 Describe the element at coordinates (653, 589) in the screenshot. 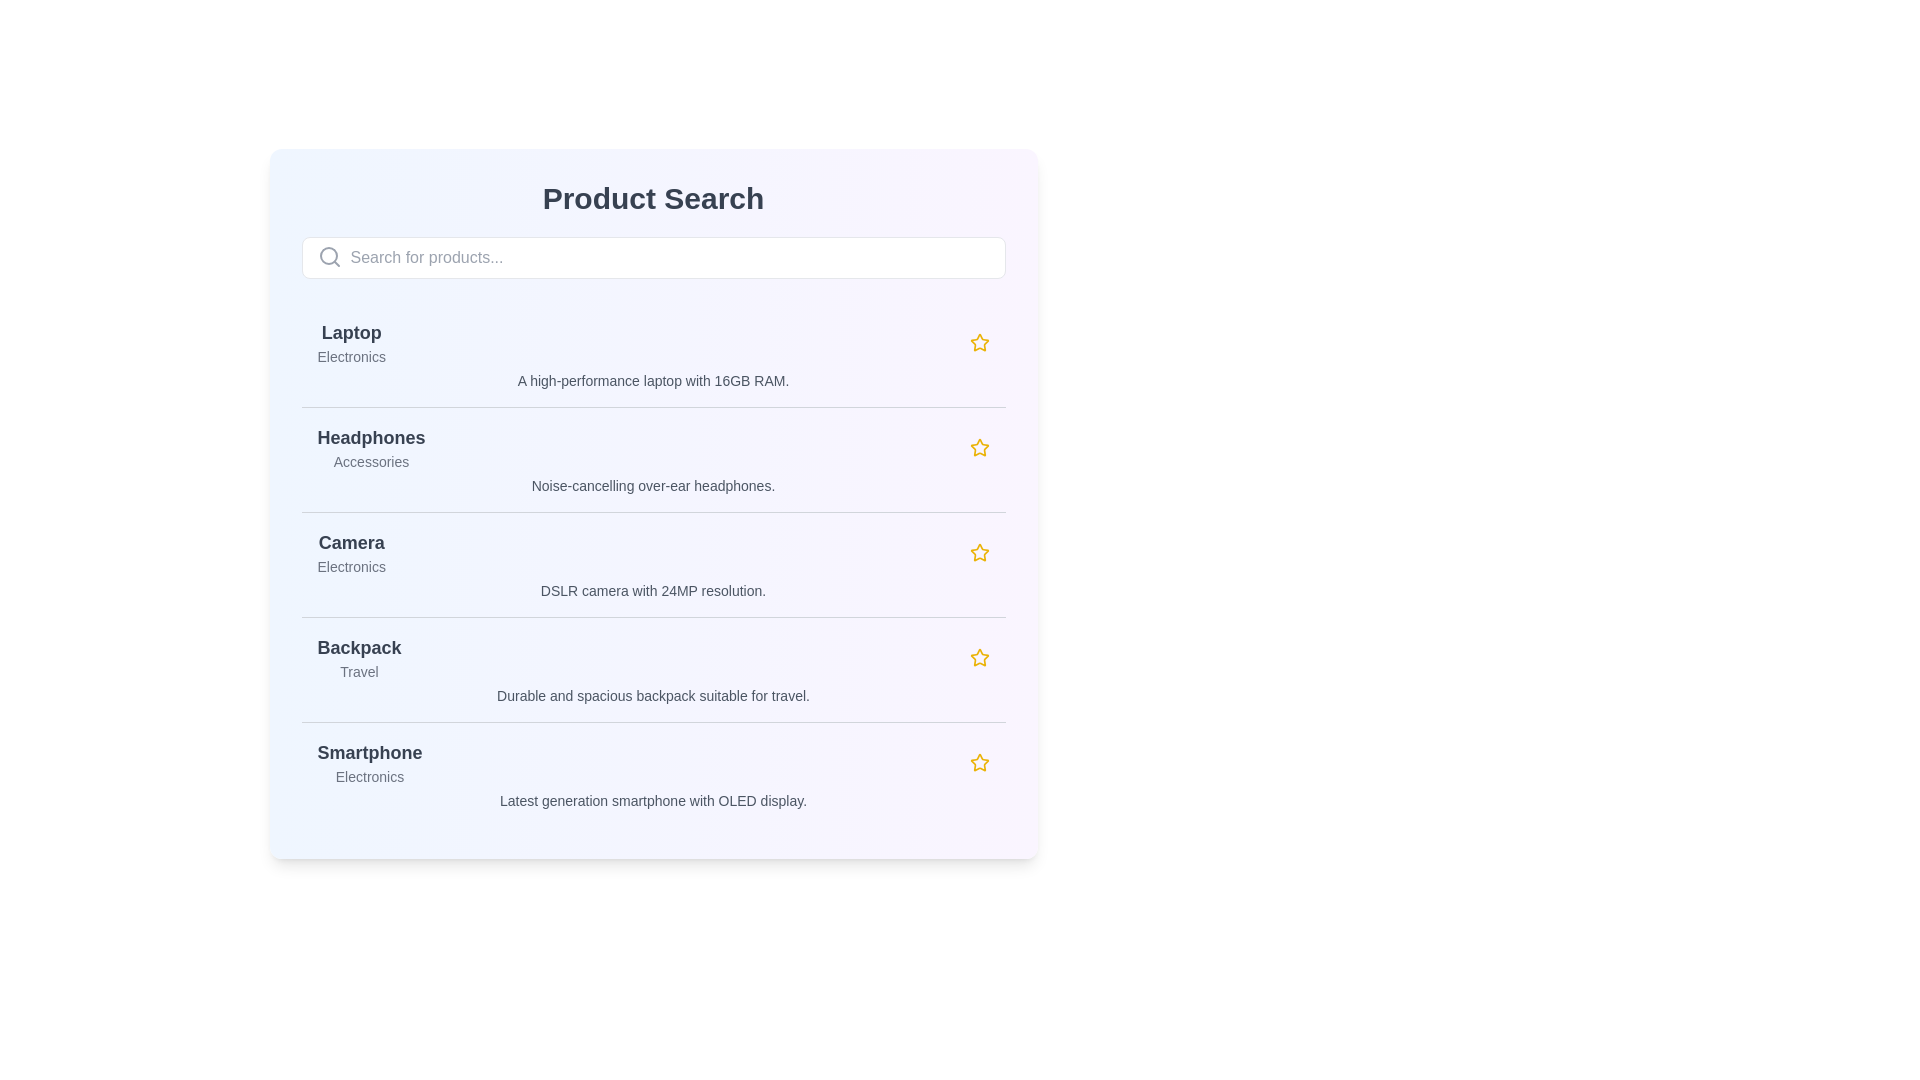

I see `the descriptive text block located under the 'Camera' title in the 'Electronics' category of the vertical list` at that location.